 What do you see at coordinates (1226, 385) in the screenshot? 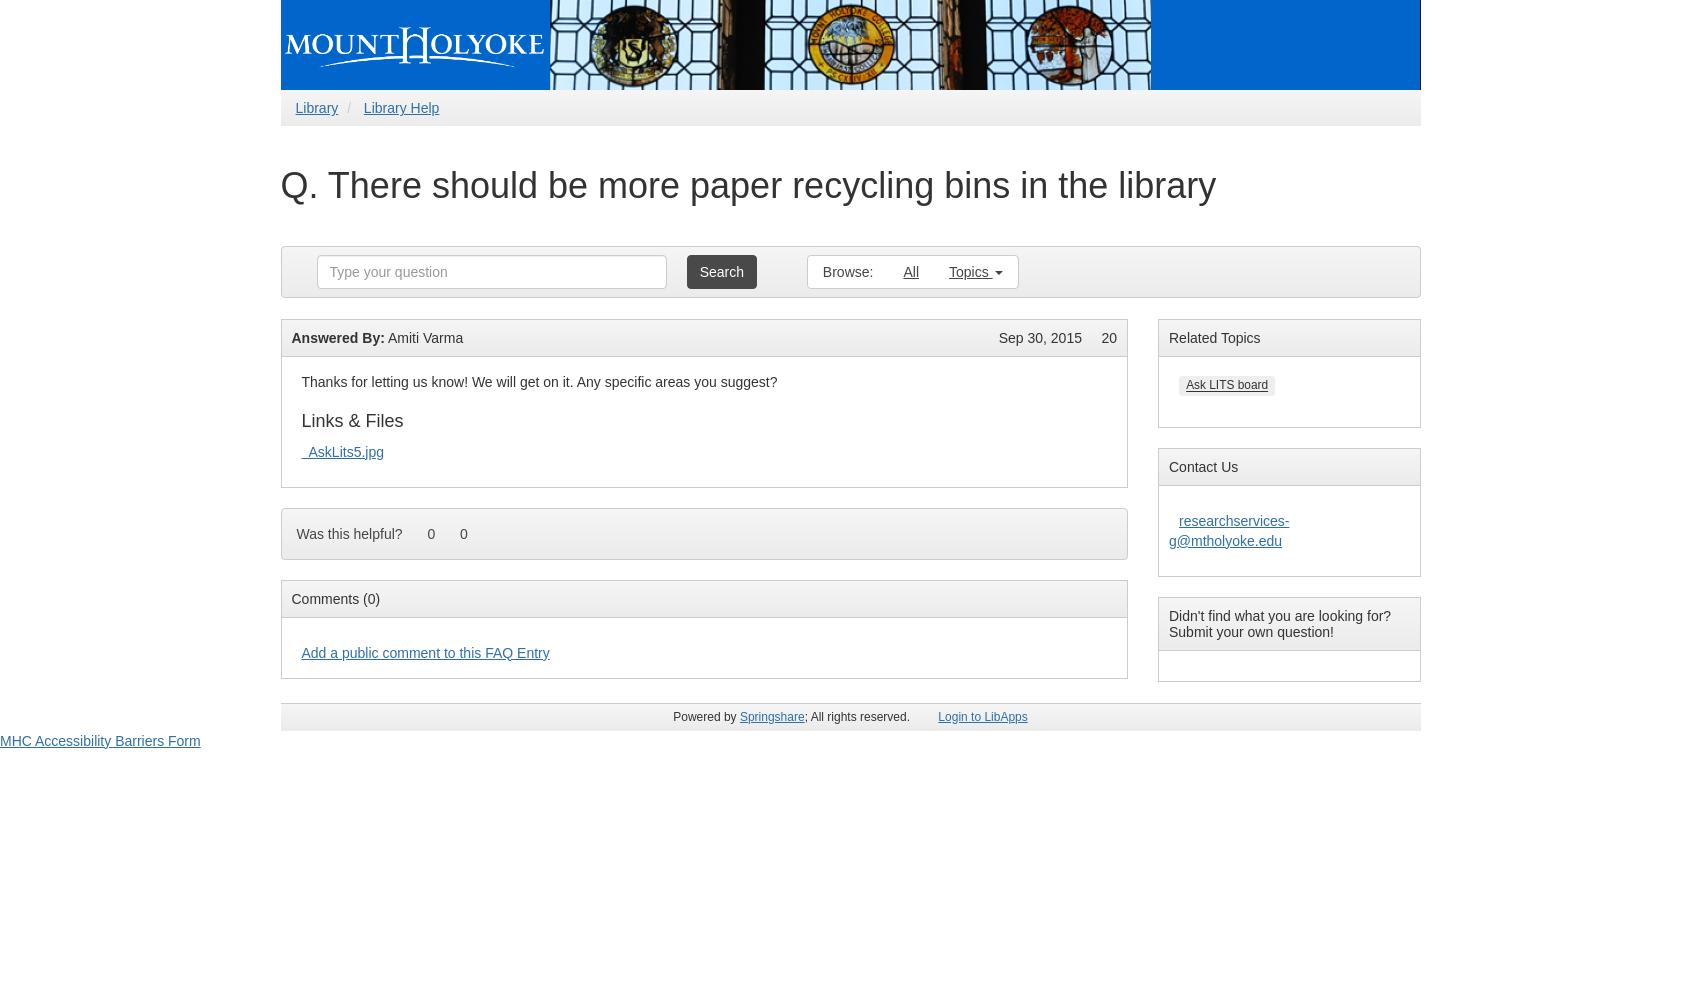
I see `'Ask LITS board'` at bounding box center [1226, 385].